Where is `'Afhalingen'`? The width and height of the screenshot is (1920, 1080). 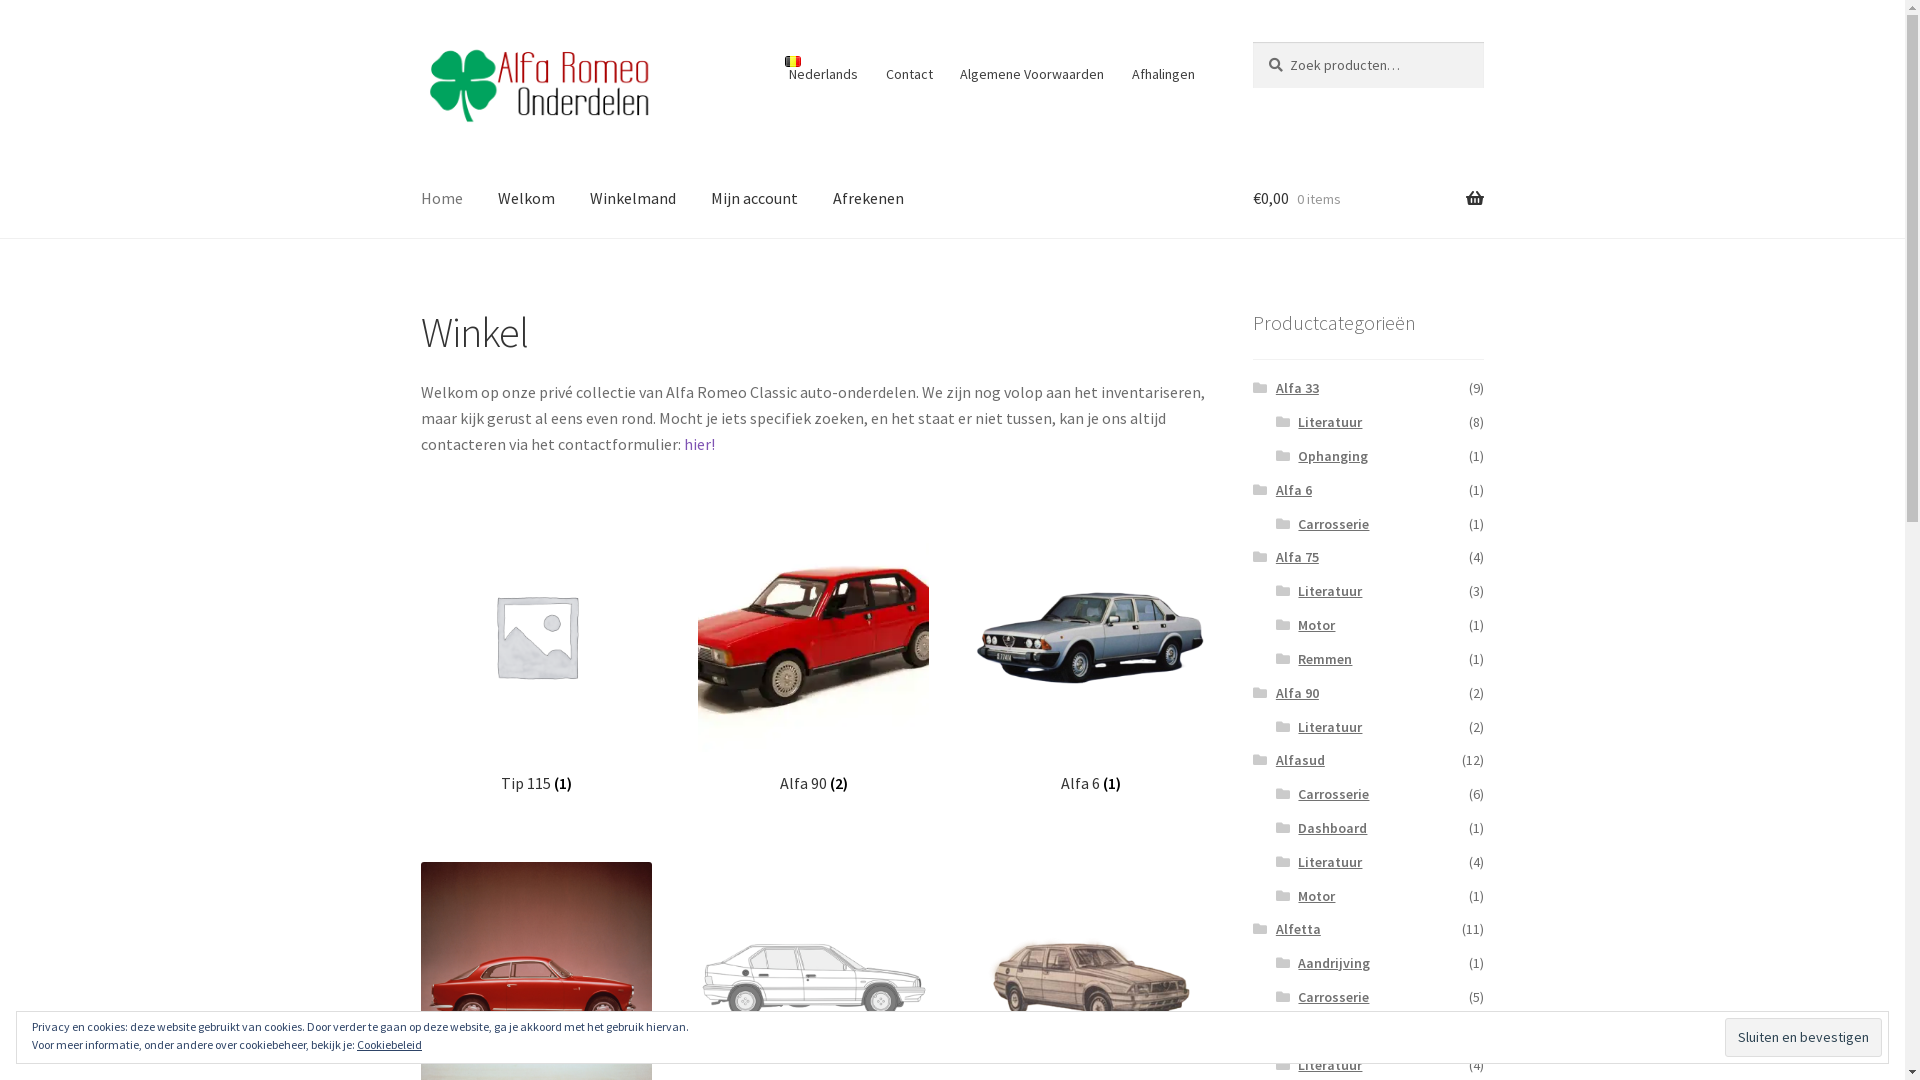 'Afhalingen' is located at coordinates (1162, 72).